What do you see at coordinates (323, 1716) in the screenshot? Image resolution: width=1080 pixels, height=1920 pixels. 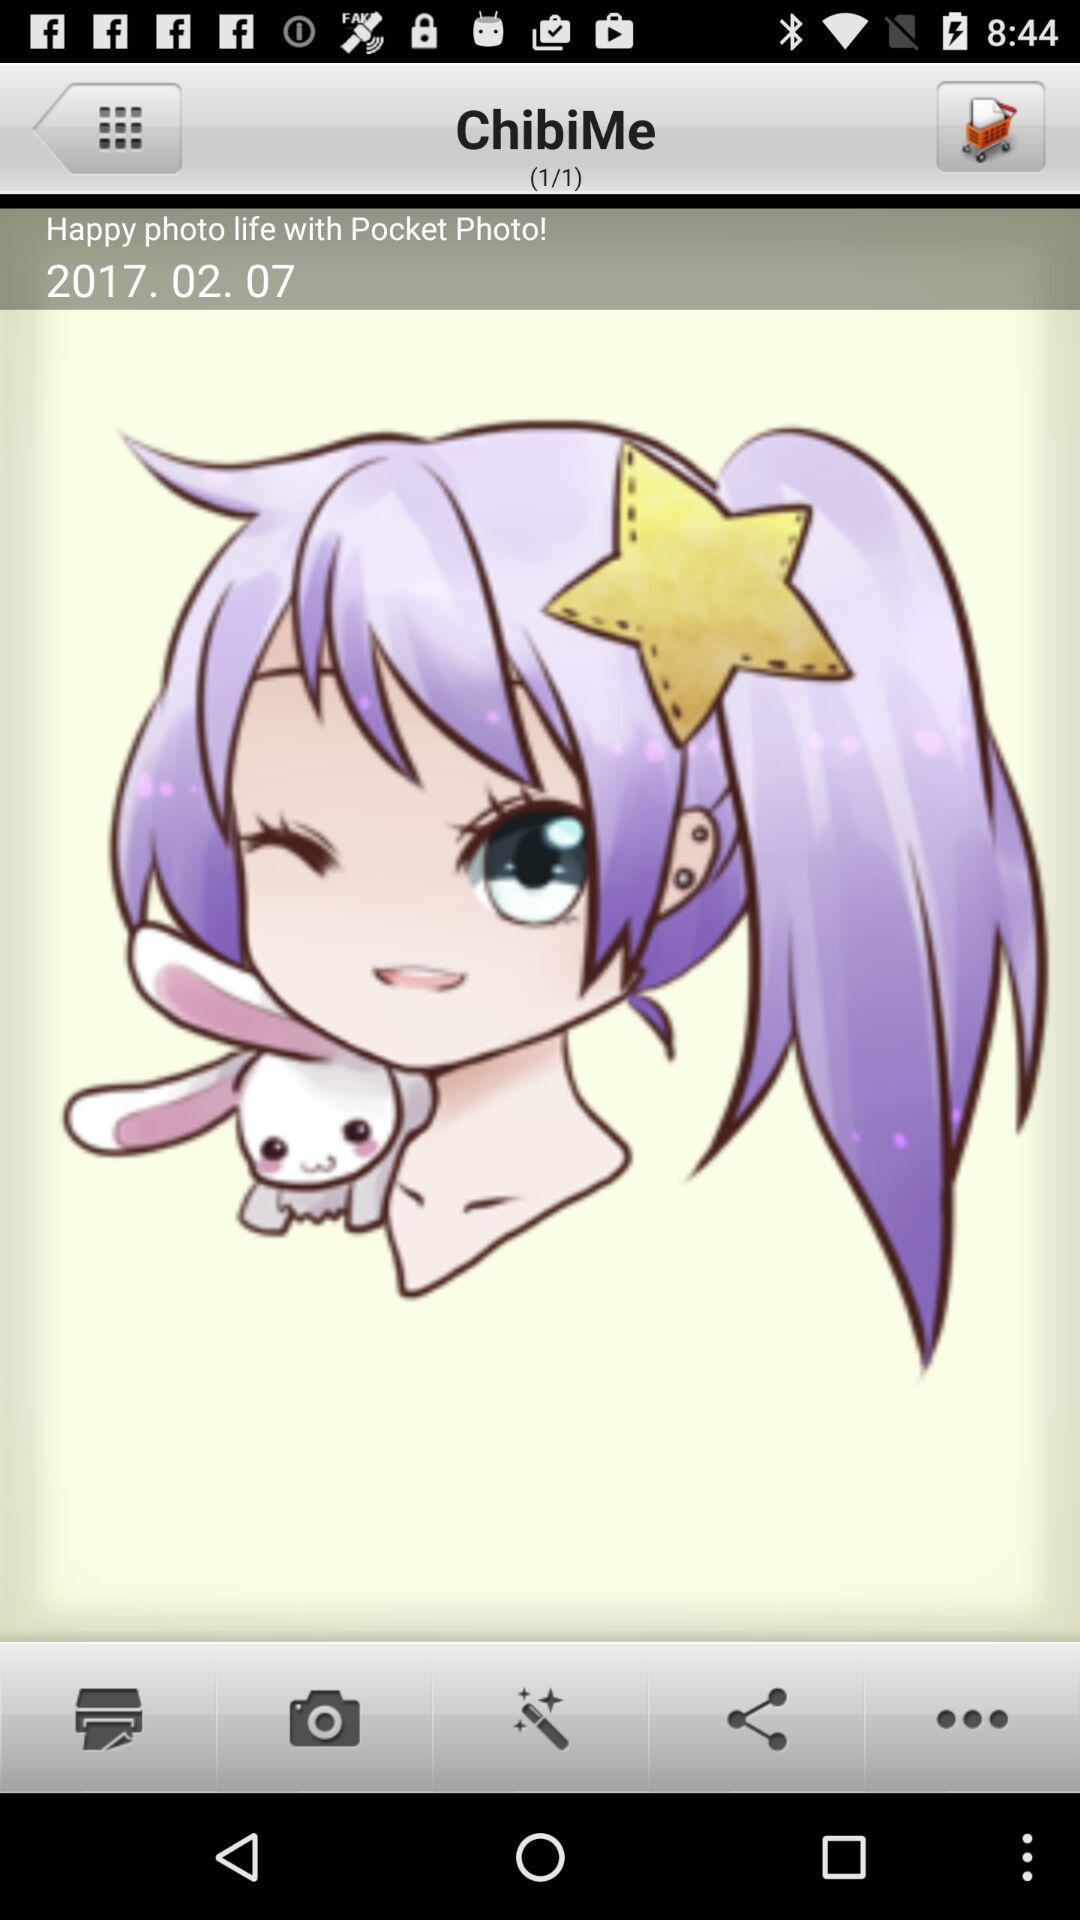 I see `camera` at bounding box center [323, 1716].